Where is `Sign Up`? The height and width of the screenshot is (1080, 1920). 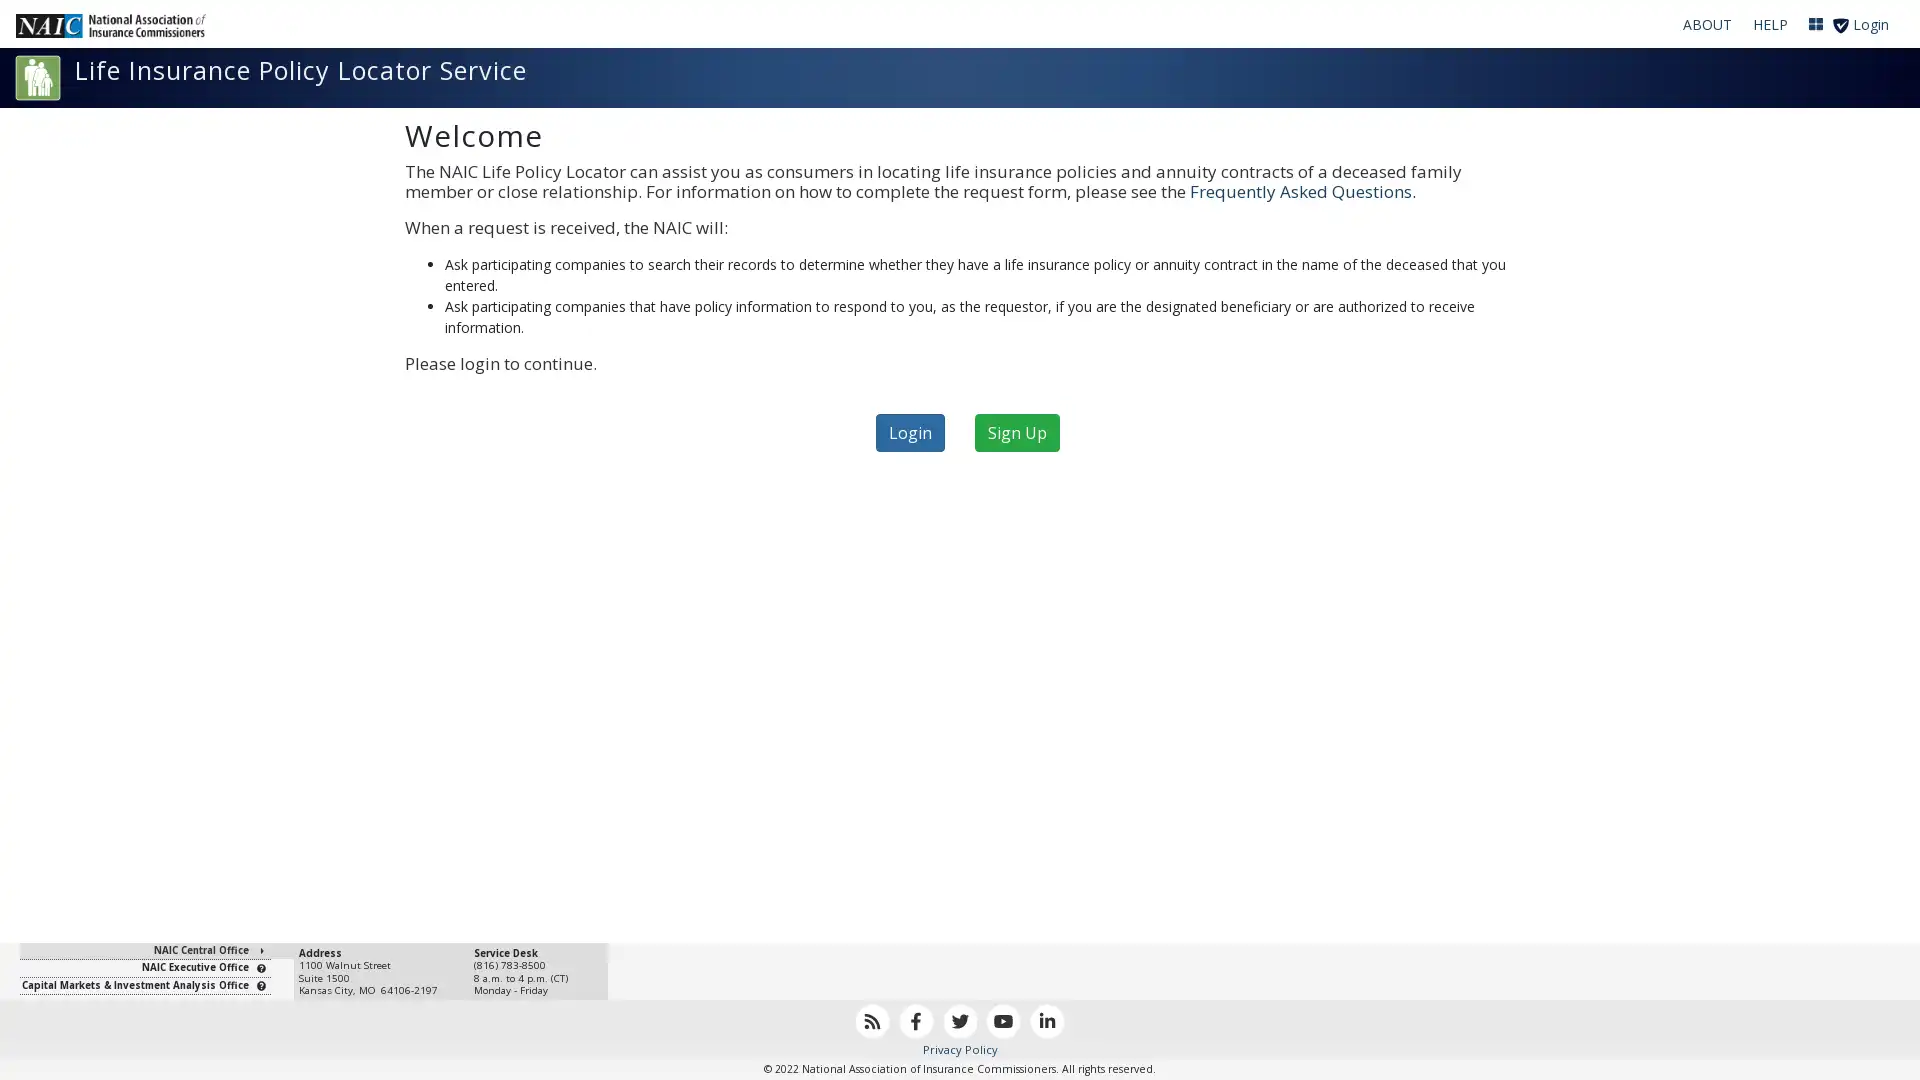
Sign Up is located at coordinates (1017, 431).